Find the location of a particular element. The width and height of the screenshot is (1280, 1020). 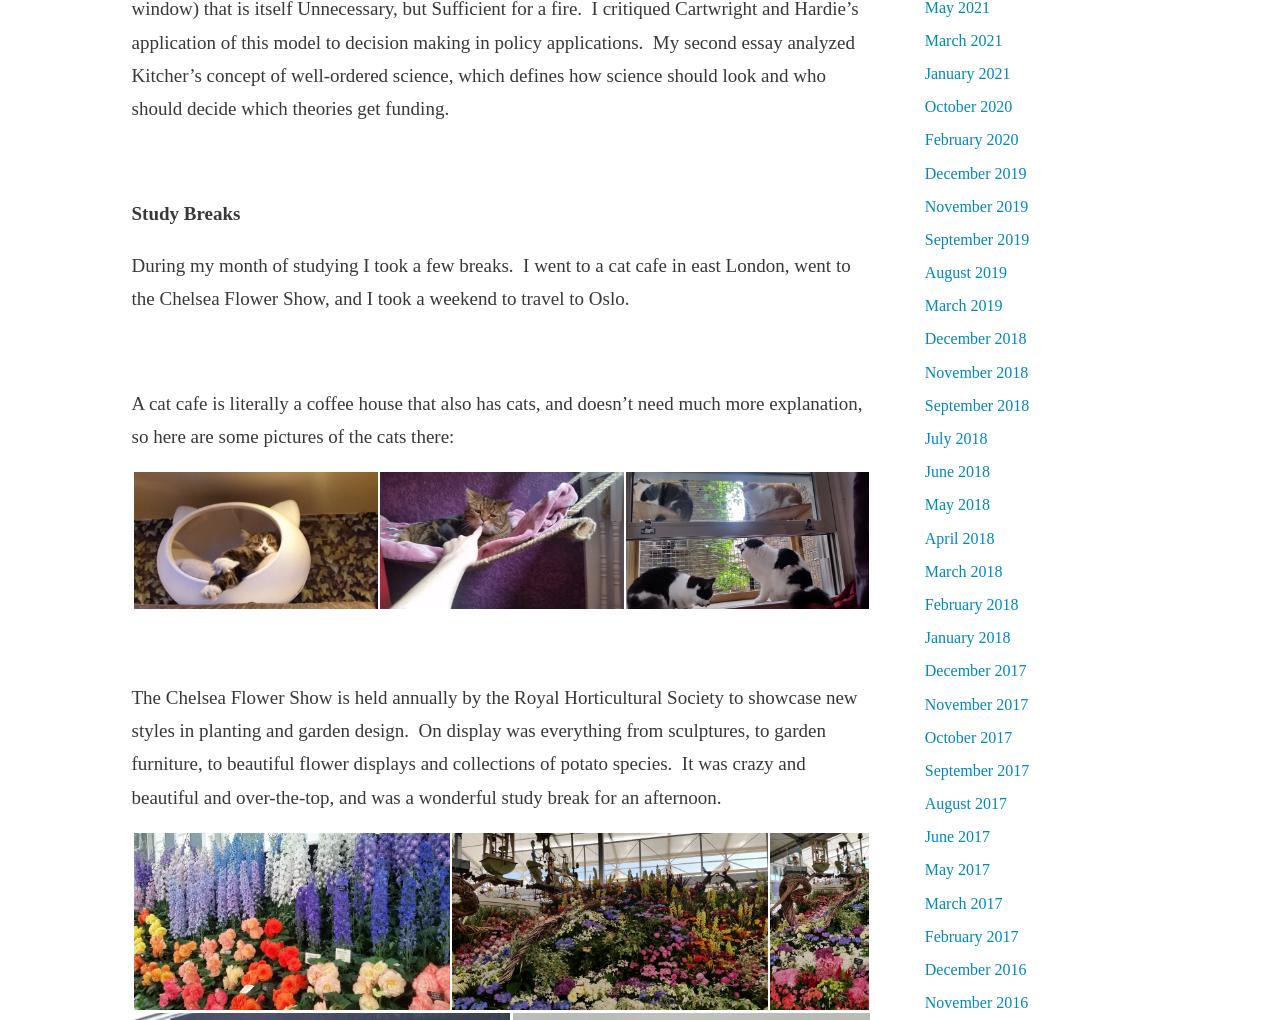

'March 2017' is located at coordinates (962, 902).